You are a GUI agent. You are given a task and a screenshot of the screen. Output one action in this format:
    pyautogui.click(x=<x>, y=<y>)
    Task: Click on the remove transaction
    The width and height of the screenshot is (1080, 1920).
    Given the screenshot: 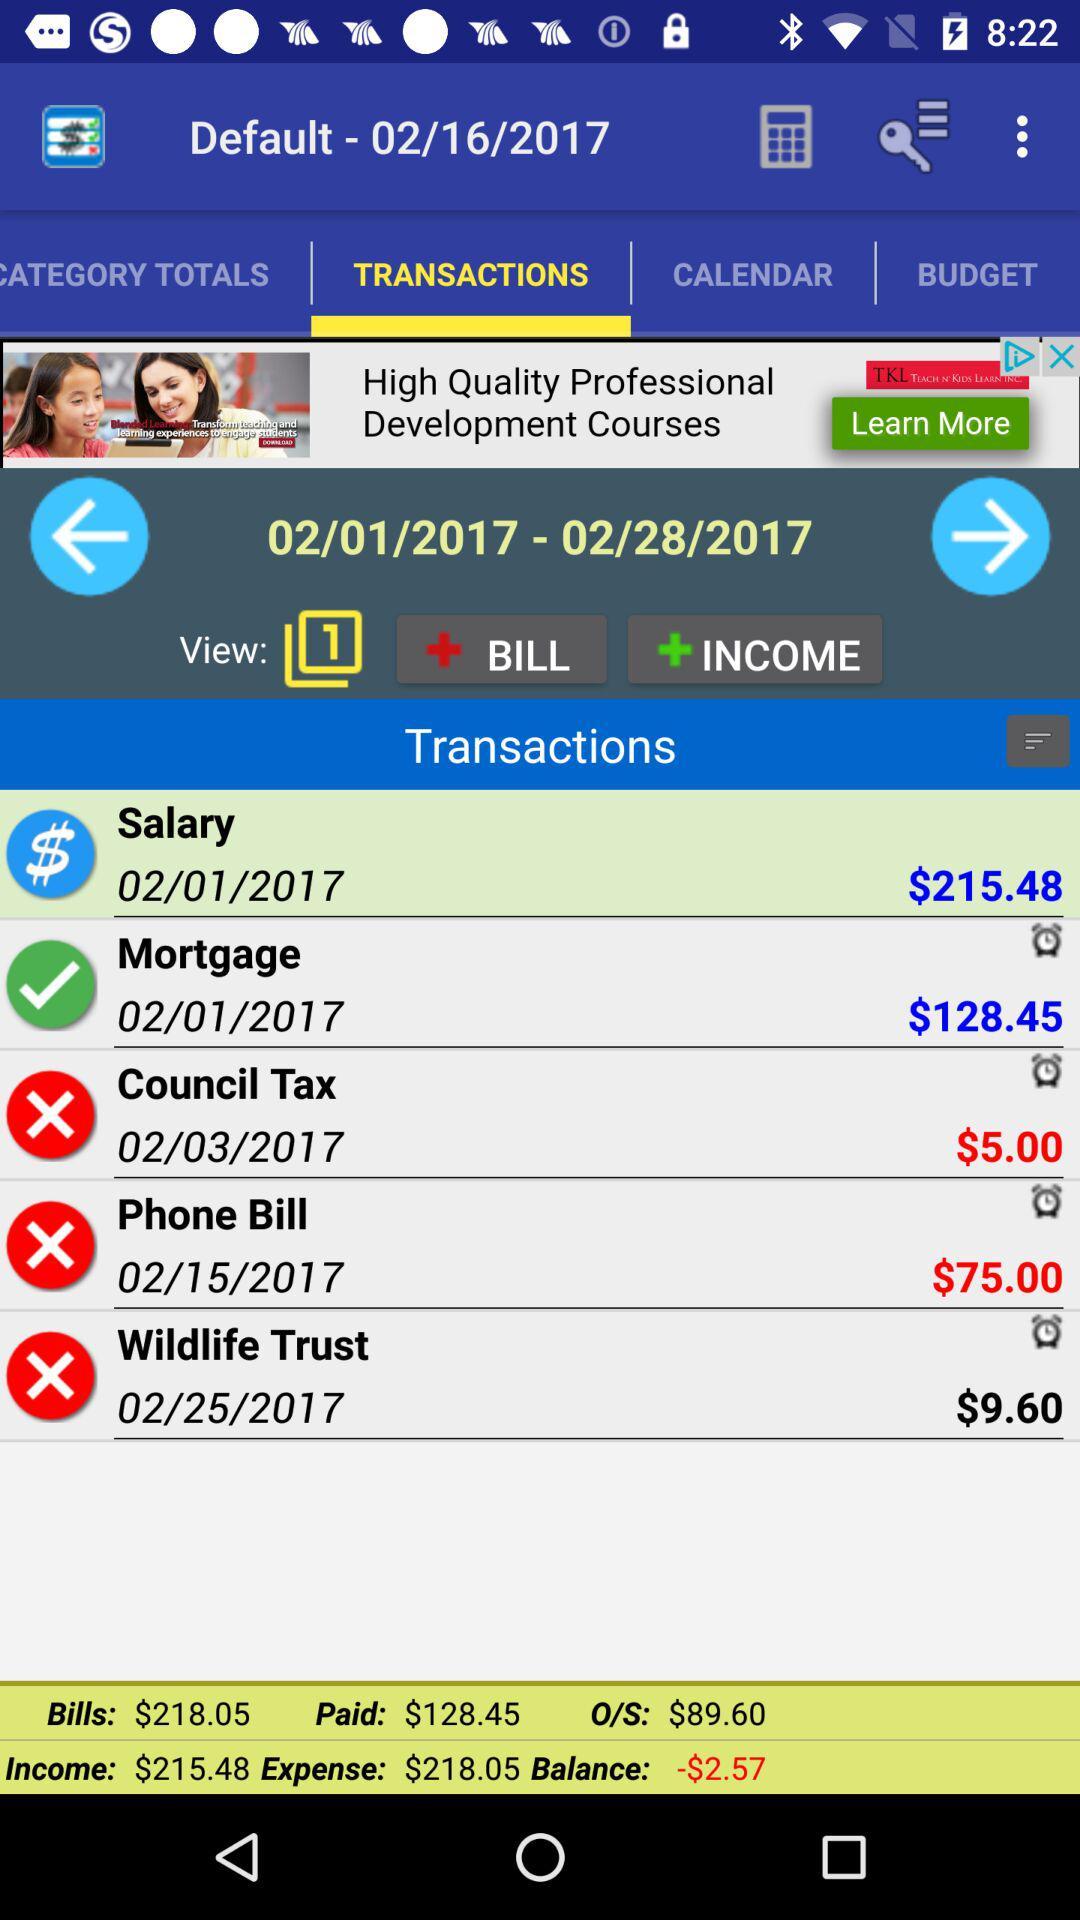 What is the action you would take?
    pyautogui.click(x=49, y=1374)
    